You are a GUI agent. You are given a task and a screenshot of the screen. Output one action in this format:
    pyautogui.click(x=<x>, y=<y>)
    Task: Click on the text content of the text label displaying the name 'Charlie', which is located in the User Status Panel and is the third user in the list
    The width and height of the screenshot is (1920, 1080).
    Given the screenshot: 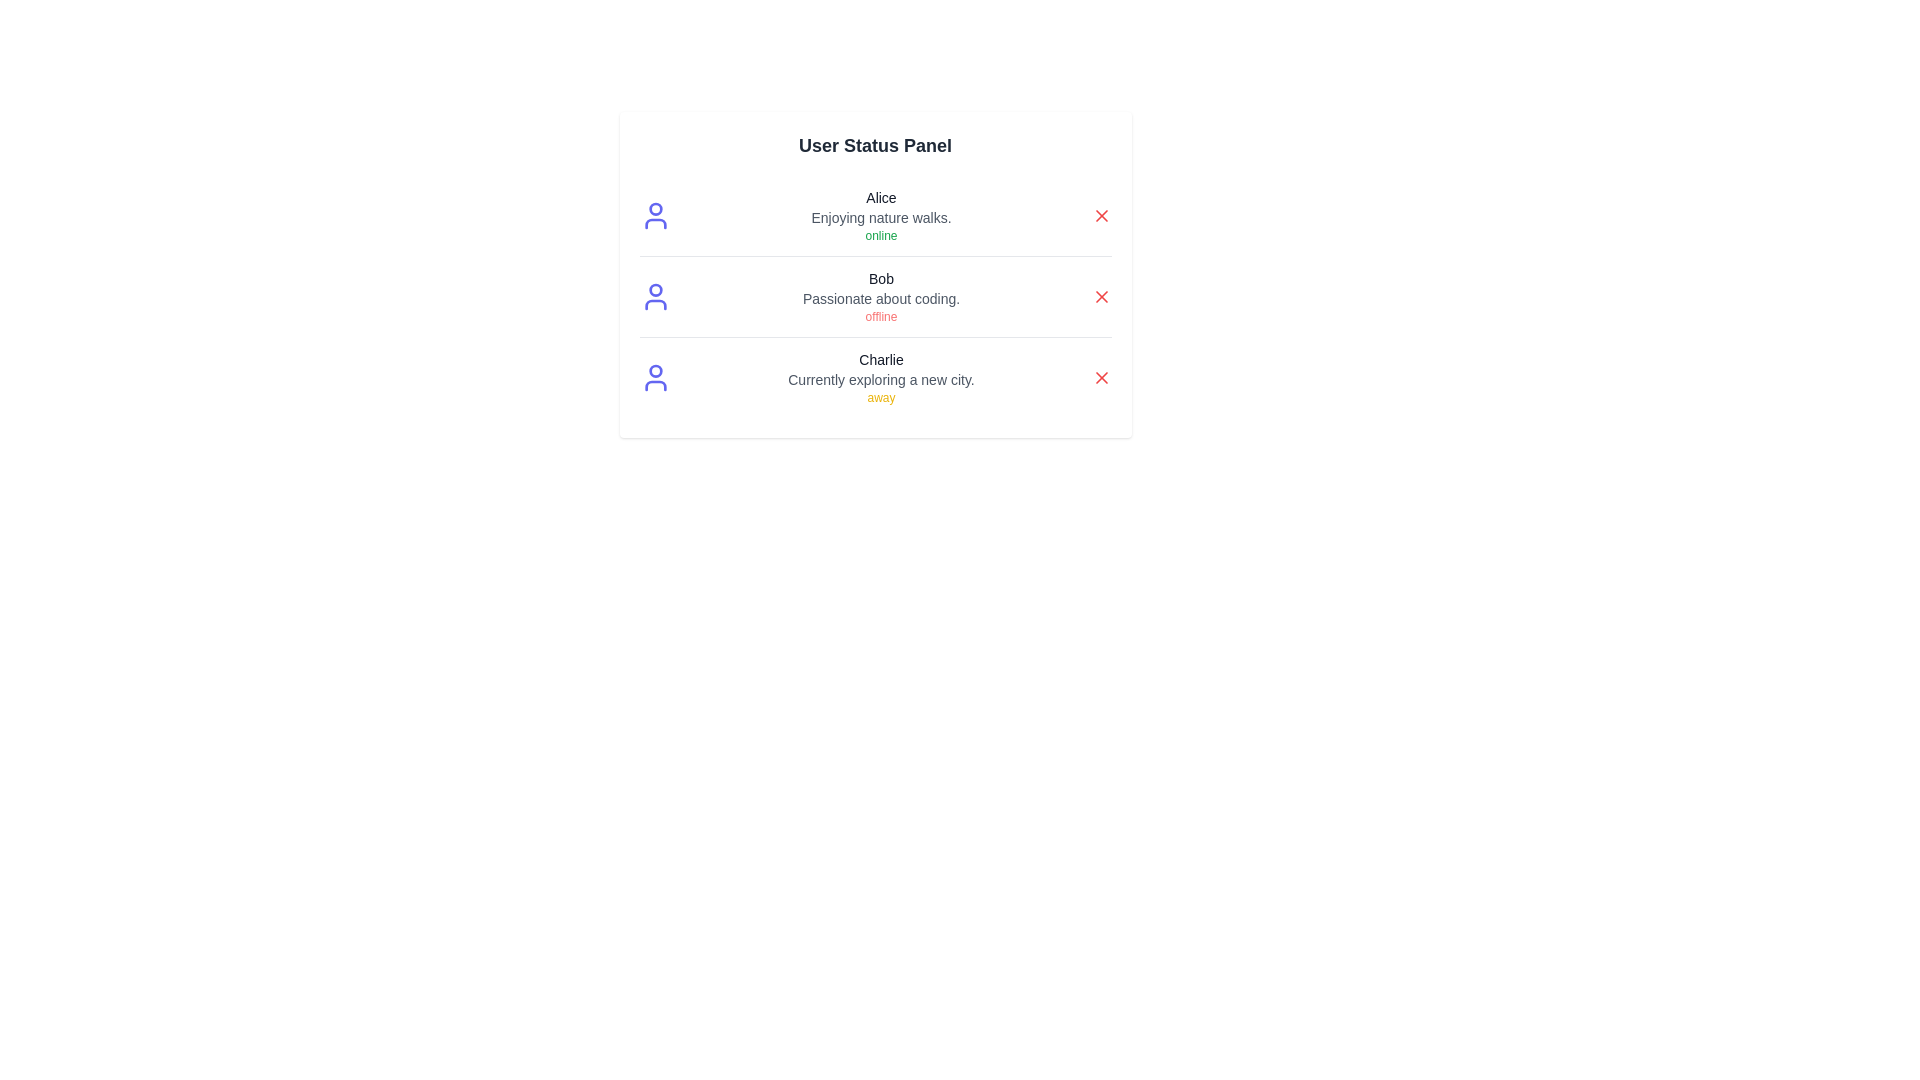 What is the action you would take?
    pyautogui.click(x=880, y=358)
    